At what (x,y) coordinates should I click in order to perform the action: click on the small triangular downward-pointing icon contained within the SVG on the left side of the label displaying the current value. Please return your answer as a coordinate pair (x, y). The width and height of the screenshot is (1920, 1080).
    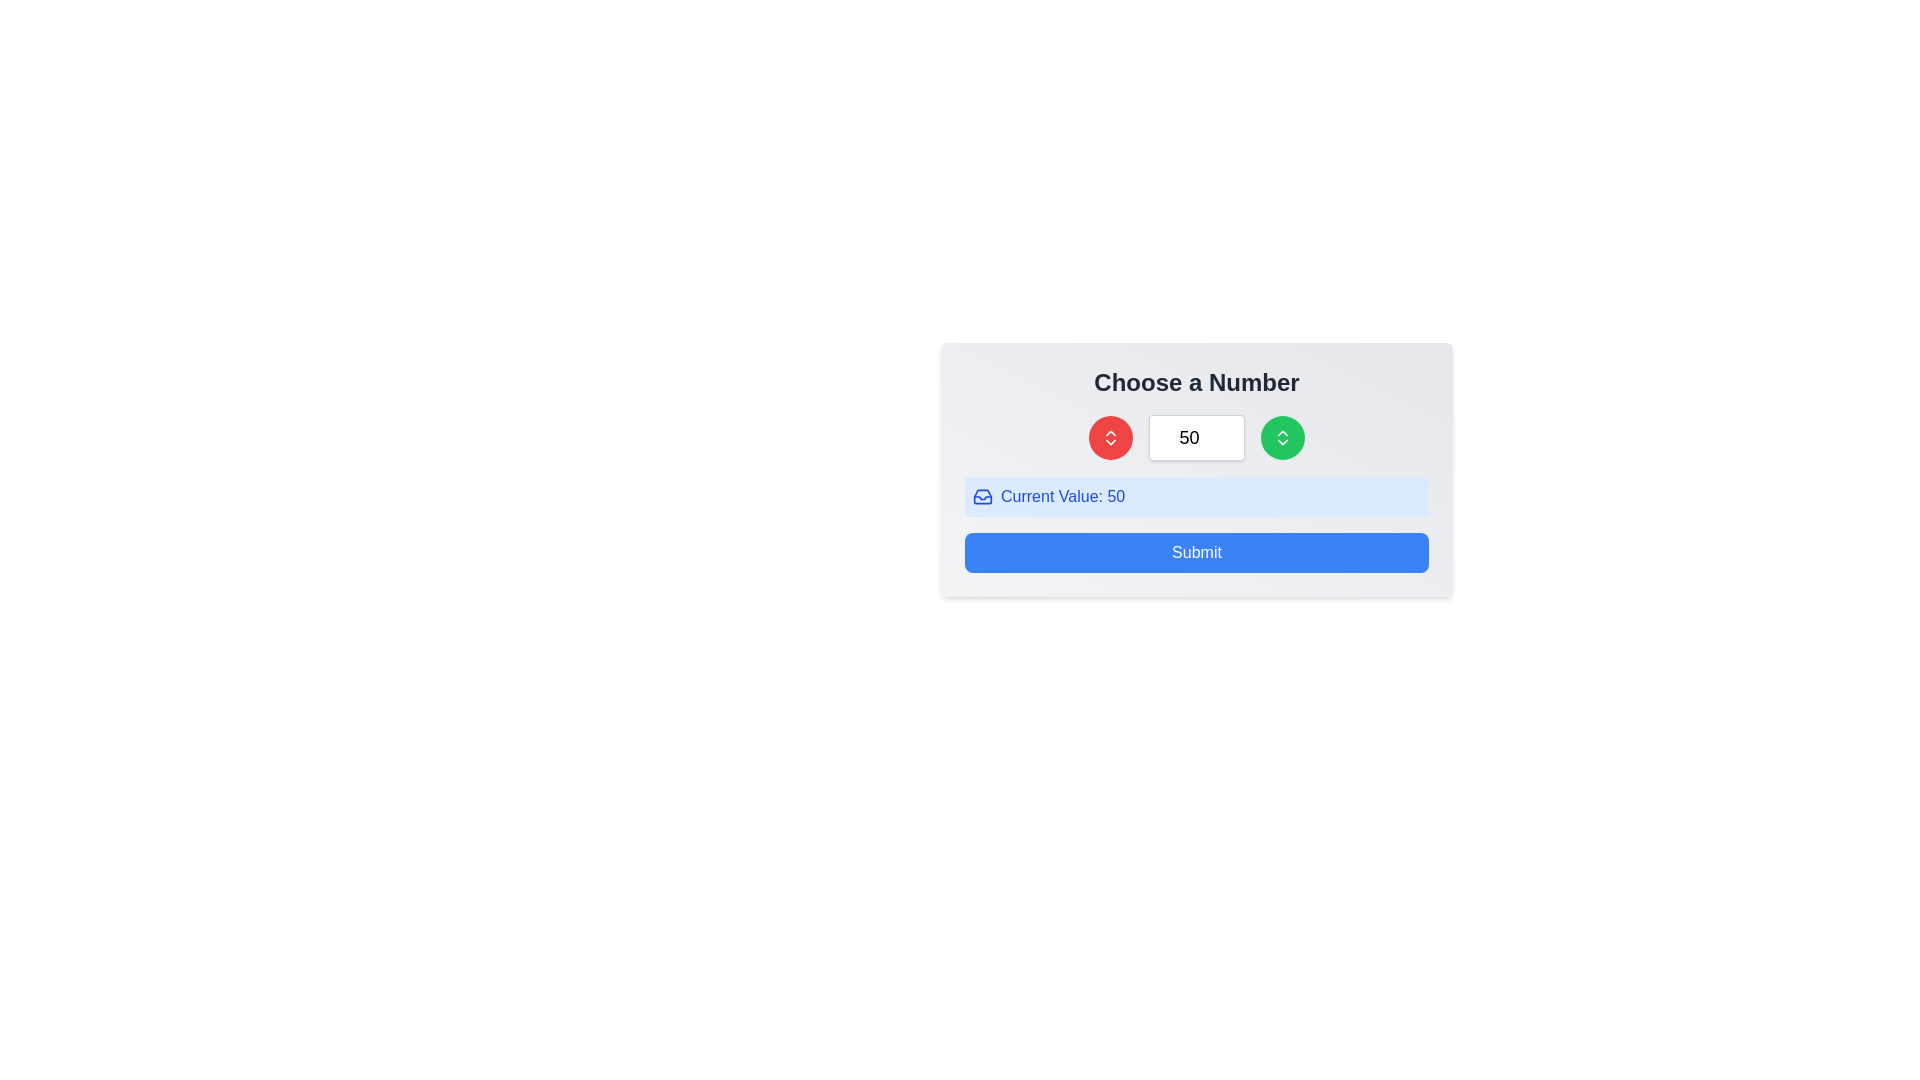
    Looking at the image, I should click on (983, 496).